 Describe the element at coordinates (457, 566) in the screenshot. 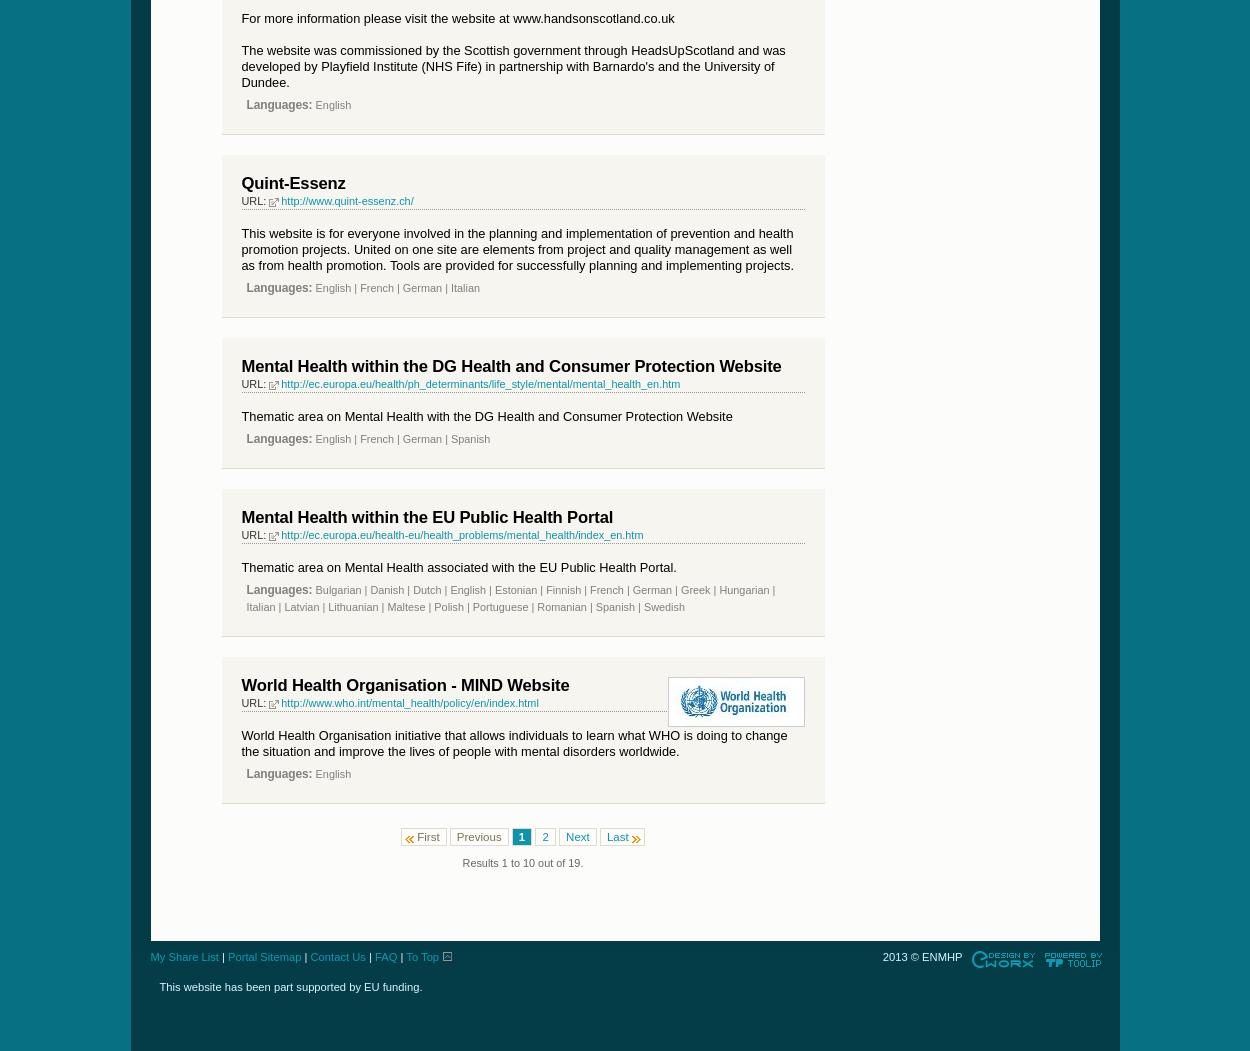

I see `'Thematic area on Mental Health associated with the EU Public Health Portal.'` at that location.